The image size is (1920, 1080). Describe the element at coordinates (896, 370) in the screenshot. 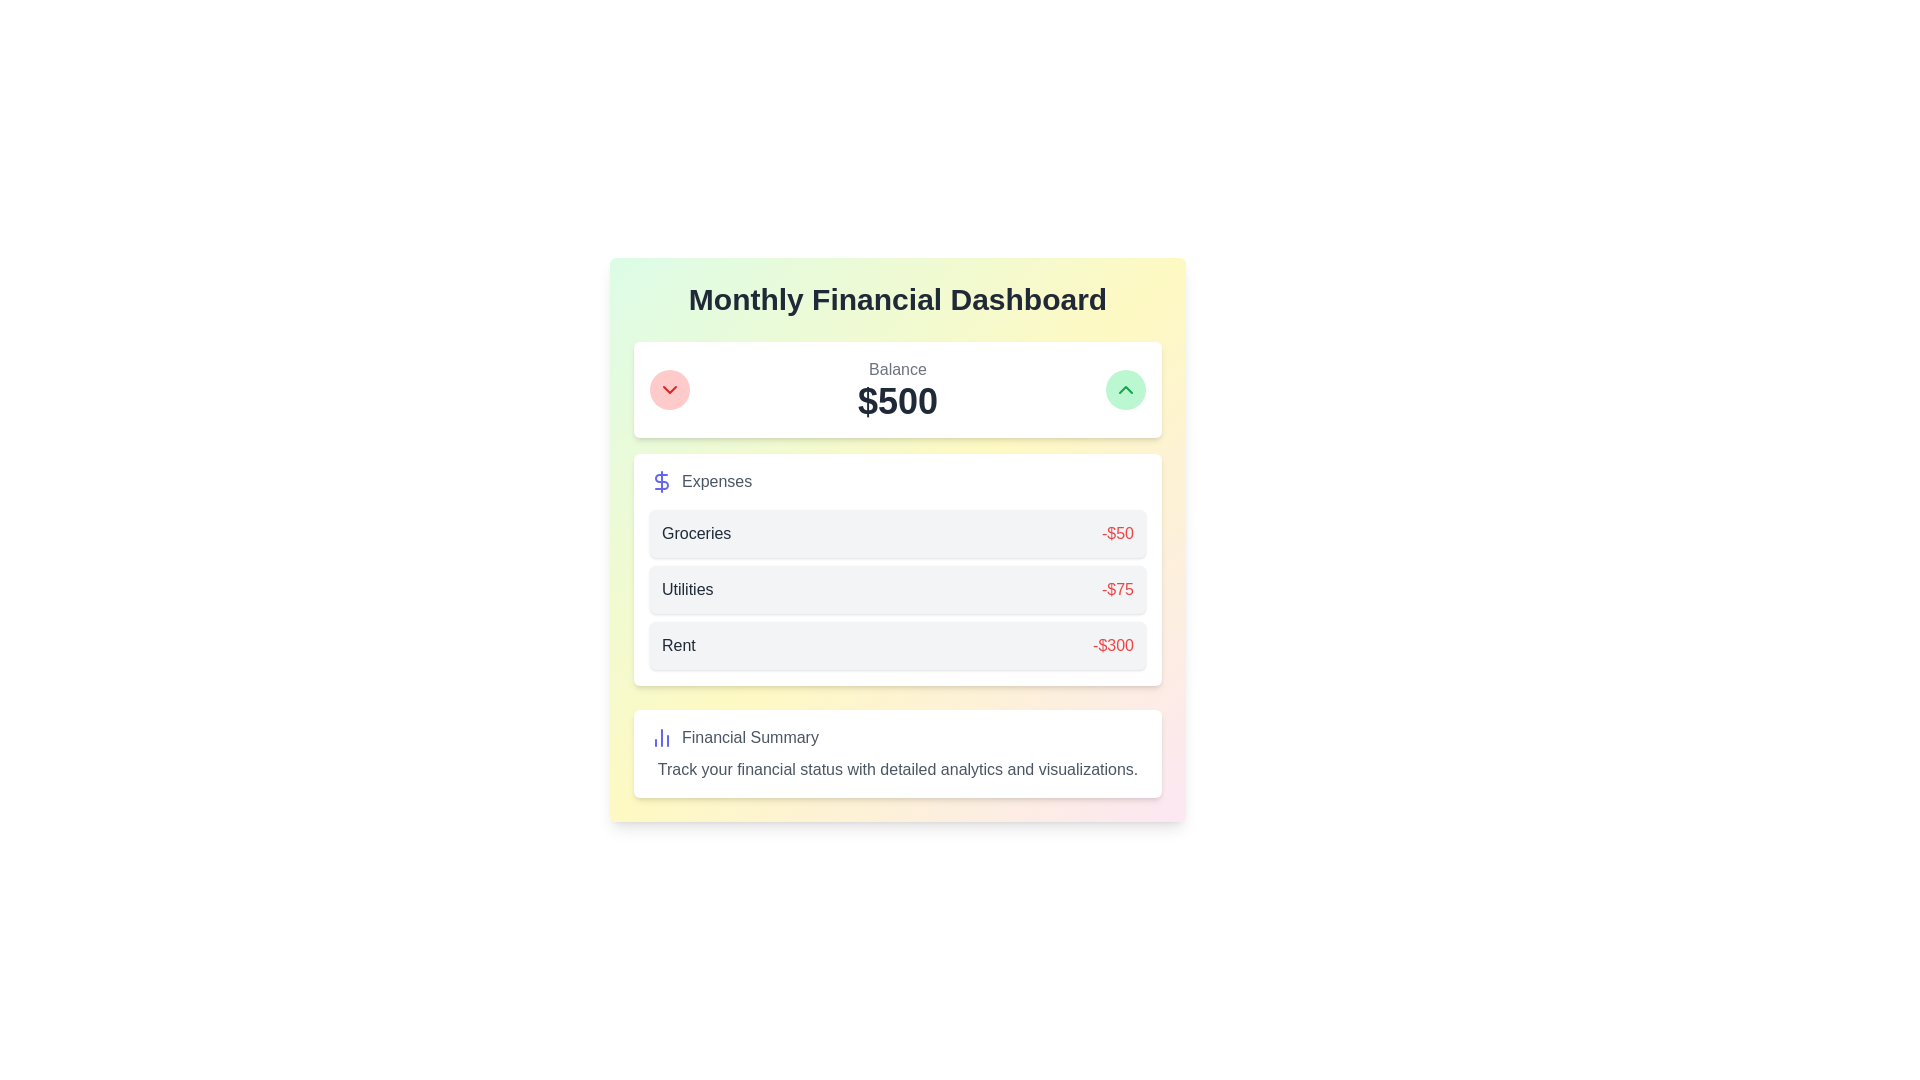

I see `the 'Balance' label that describes the amount displayed below it, which is located above the '$500' text in the financial summary section of the dashboard` at that location.